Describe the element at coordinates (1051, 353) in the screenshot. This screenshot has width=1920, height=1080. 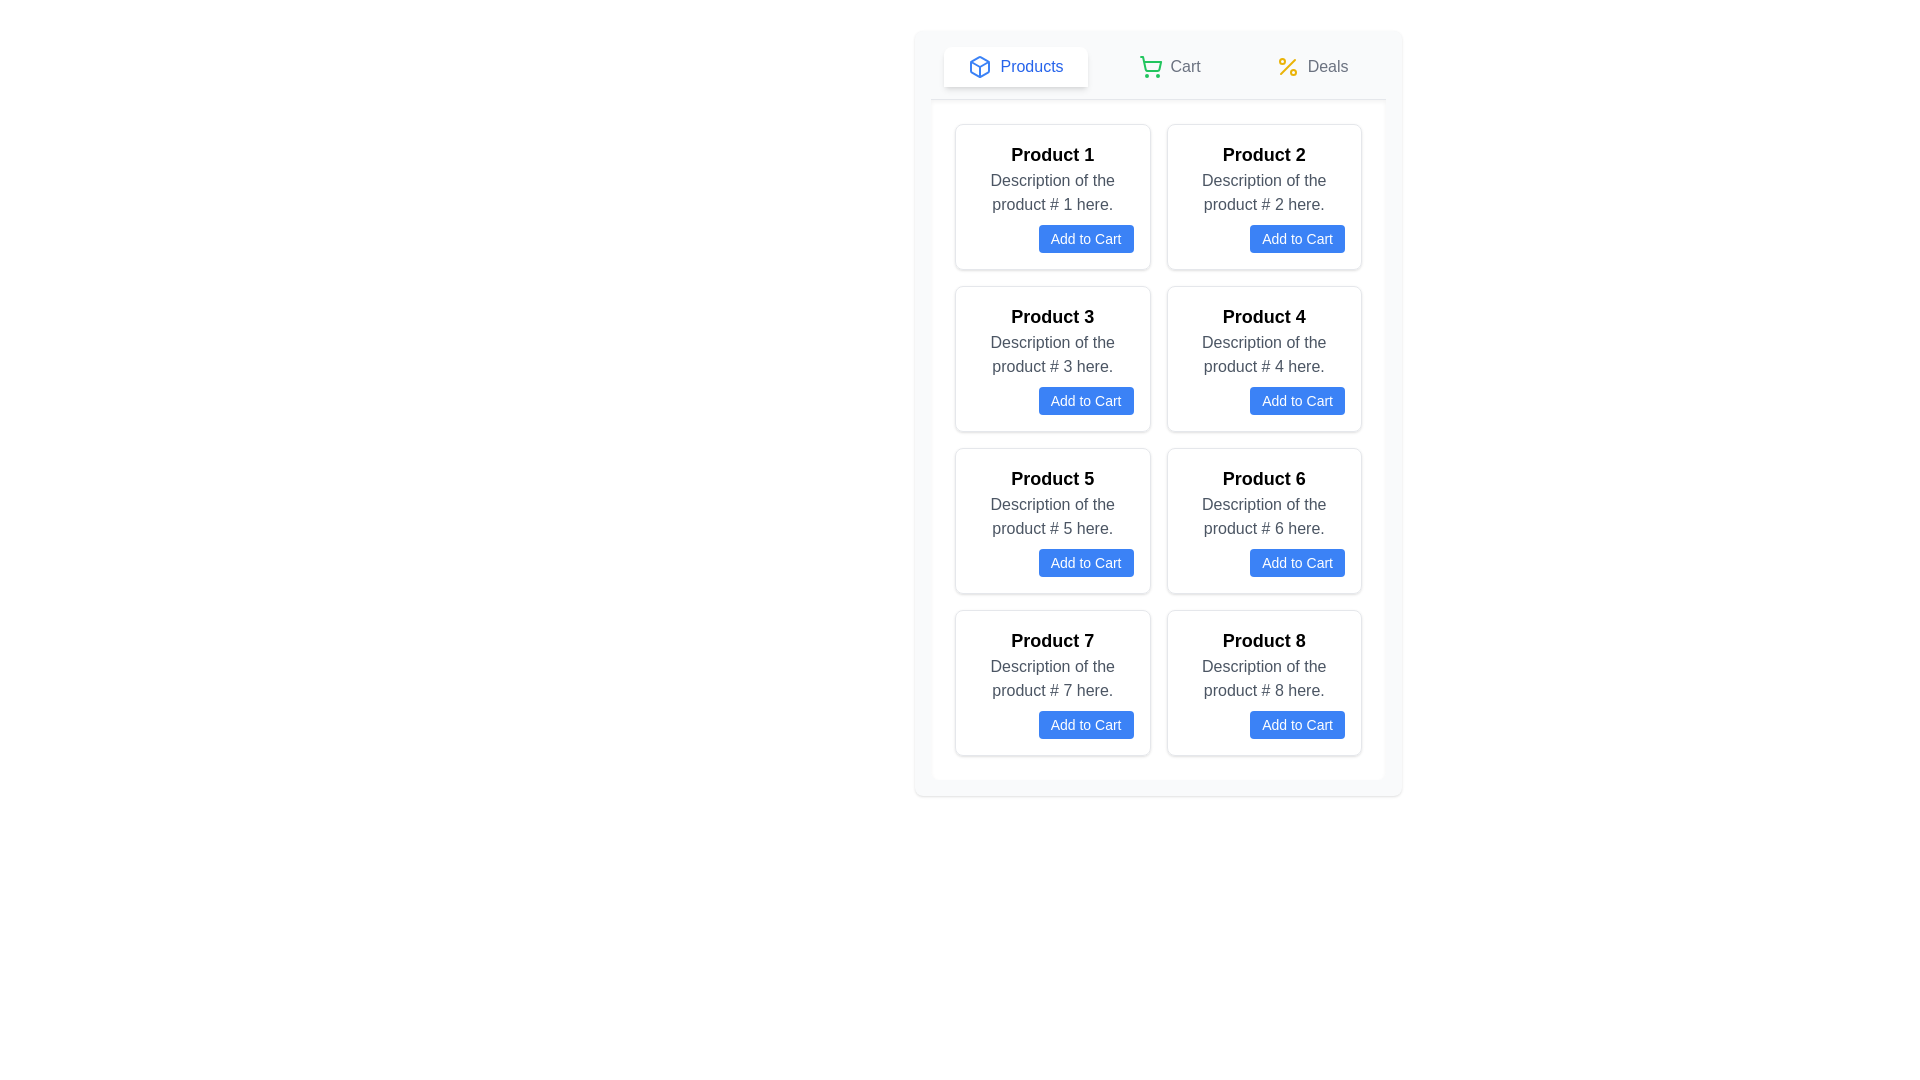
I see `static text description about the product titled 'Product 3', which is located below the title and above the 'Add to Cart' button in the product grid` at that location.